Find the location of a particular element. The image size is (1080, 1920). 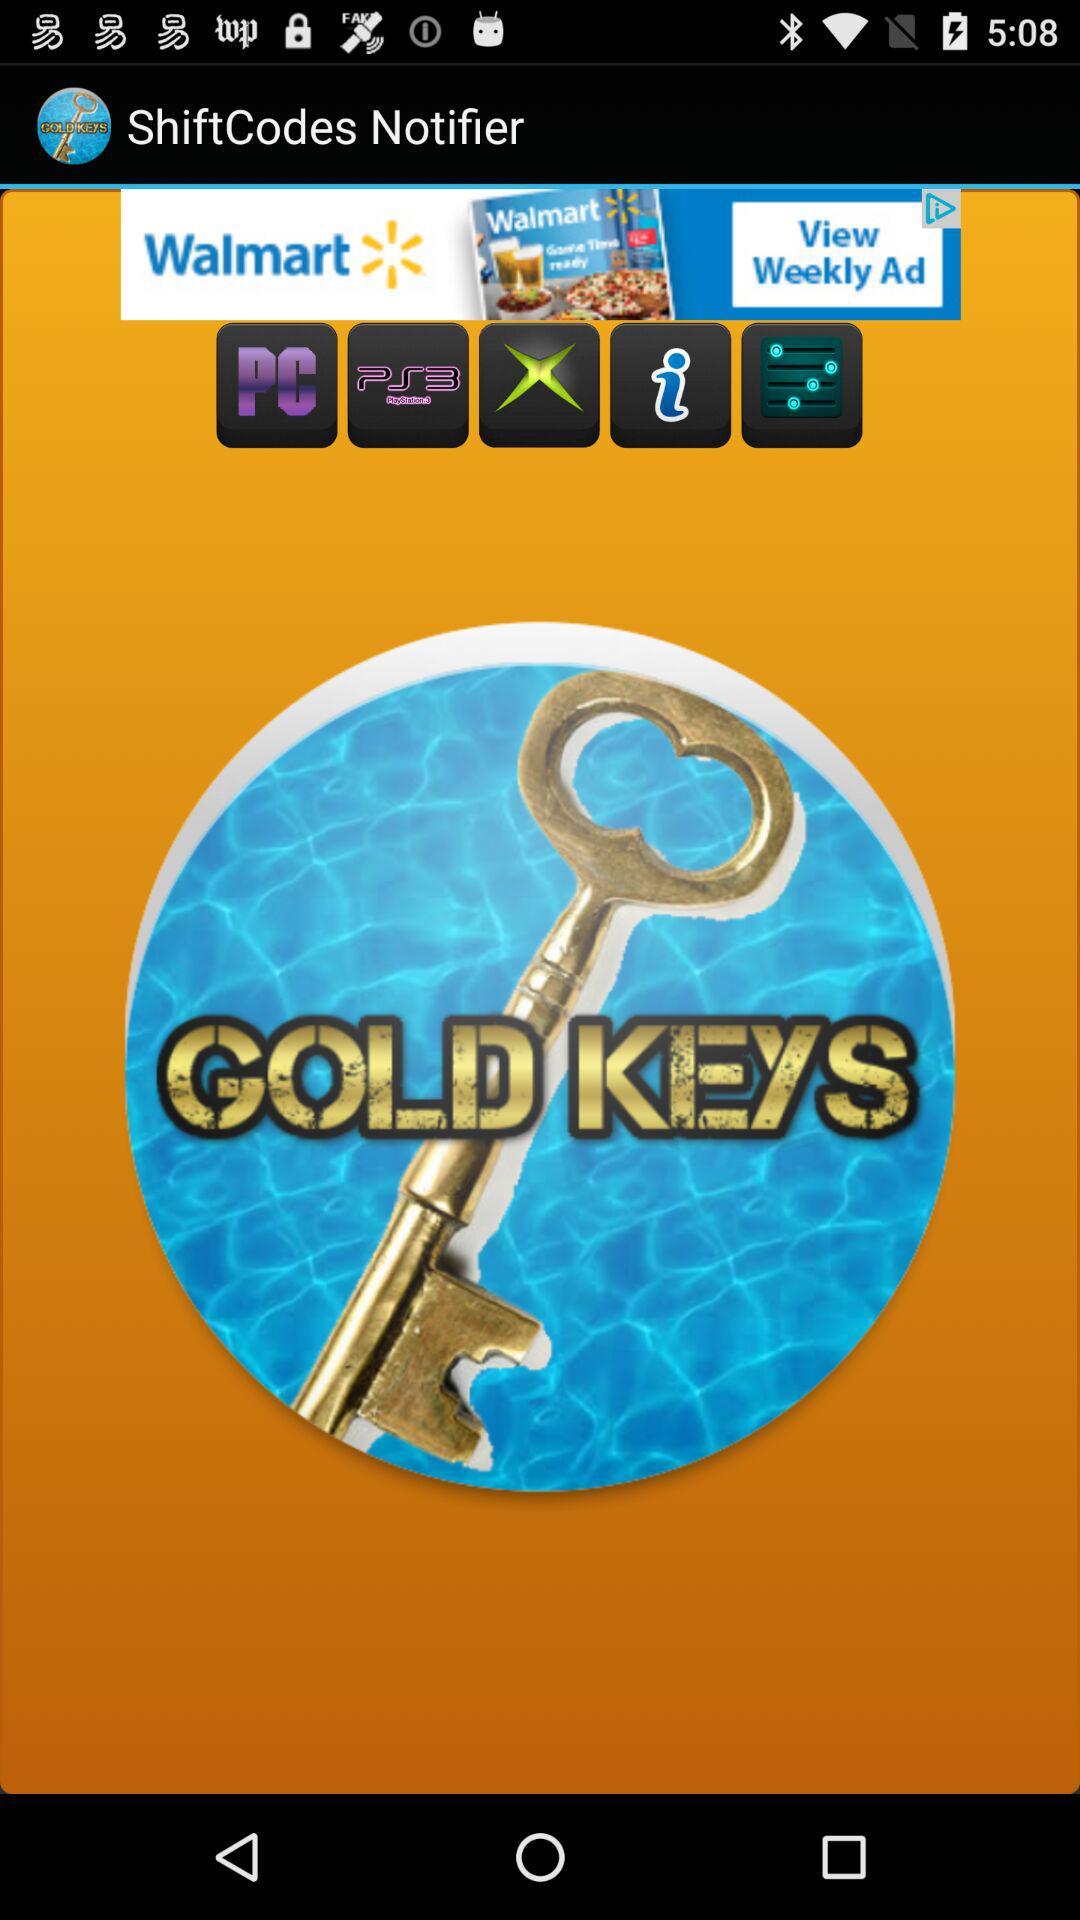

key button is located at coordinates (801, 385).